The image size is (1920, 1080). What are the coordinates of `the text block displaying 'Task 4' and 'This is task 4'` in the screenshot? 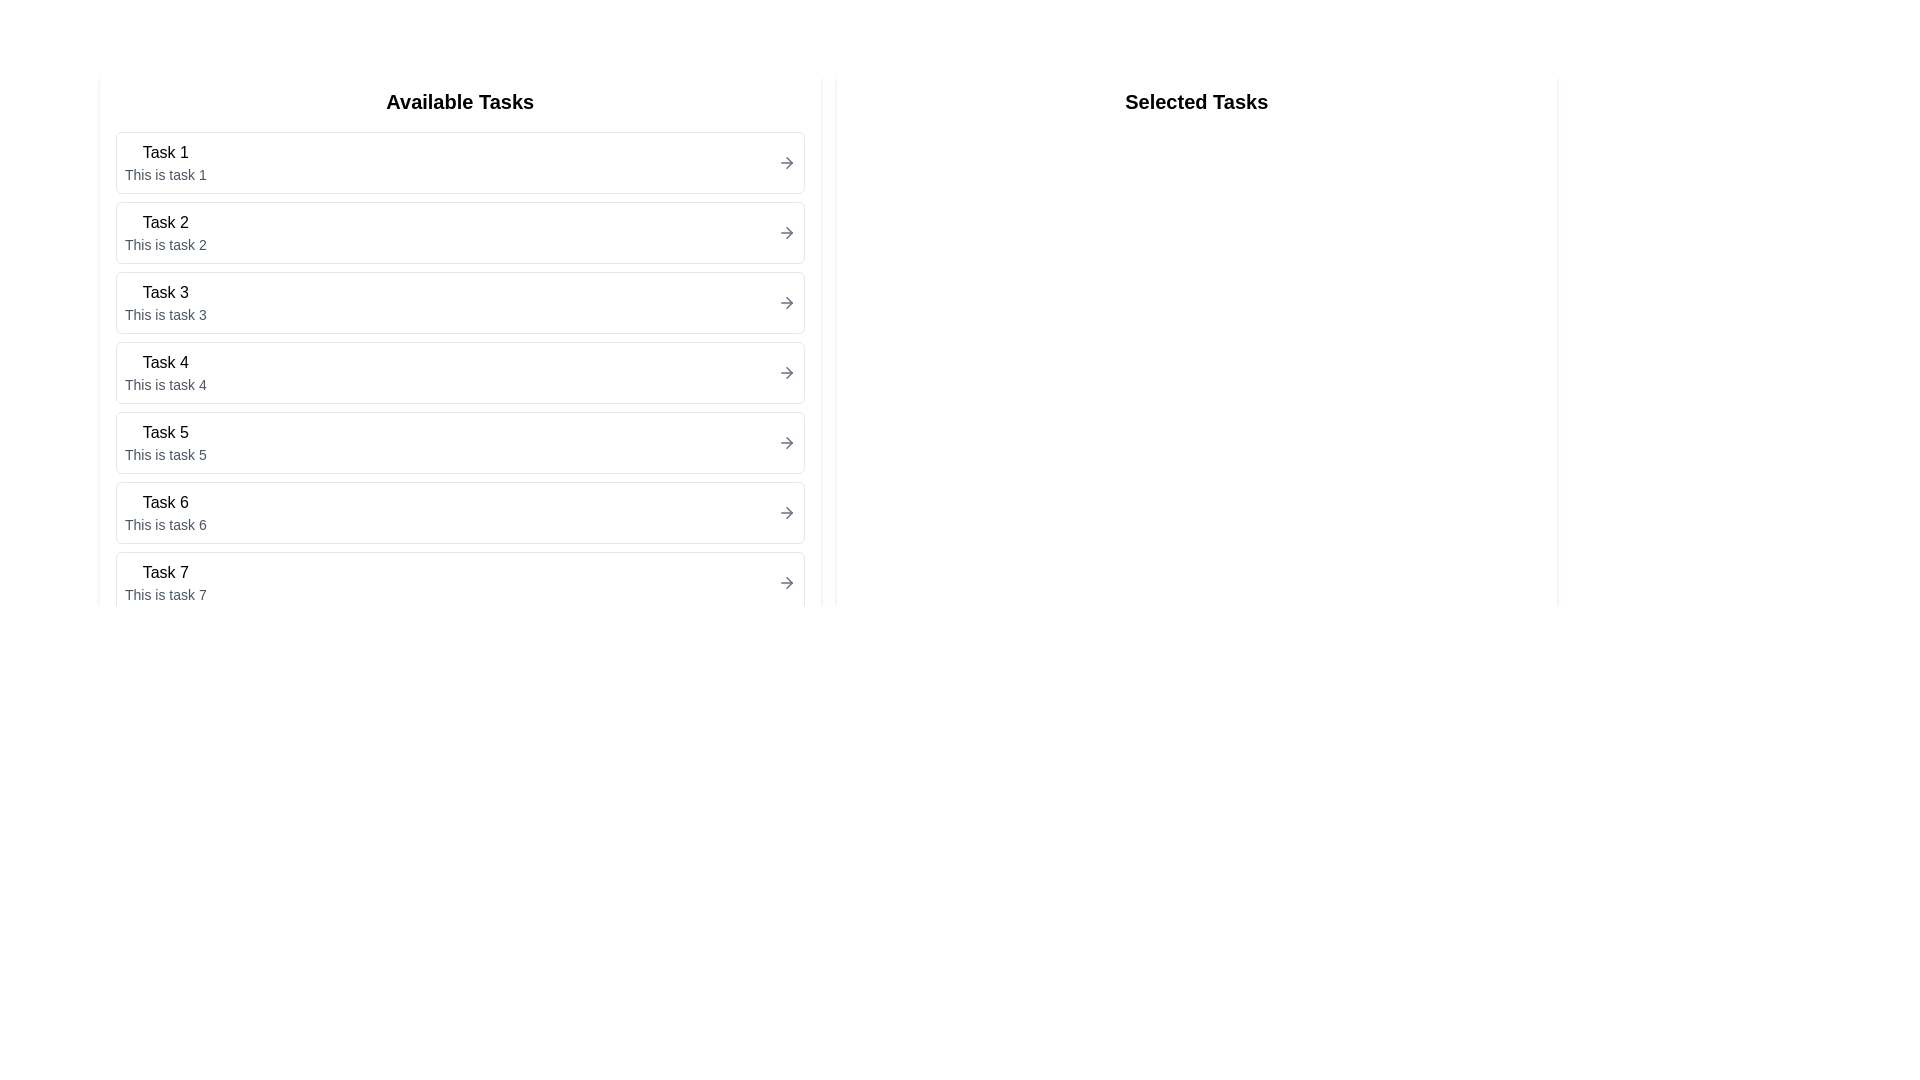 It's located at (165, 373).